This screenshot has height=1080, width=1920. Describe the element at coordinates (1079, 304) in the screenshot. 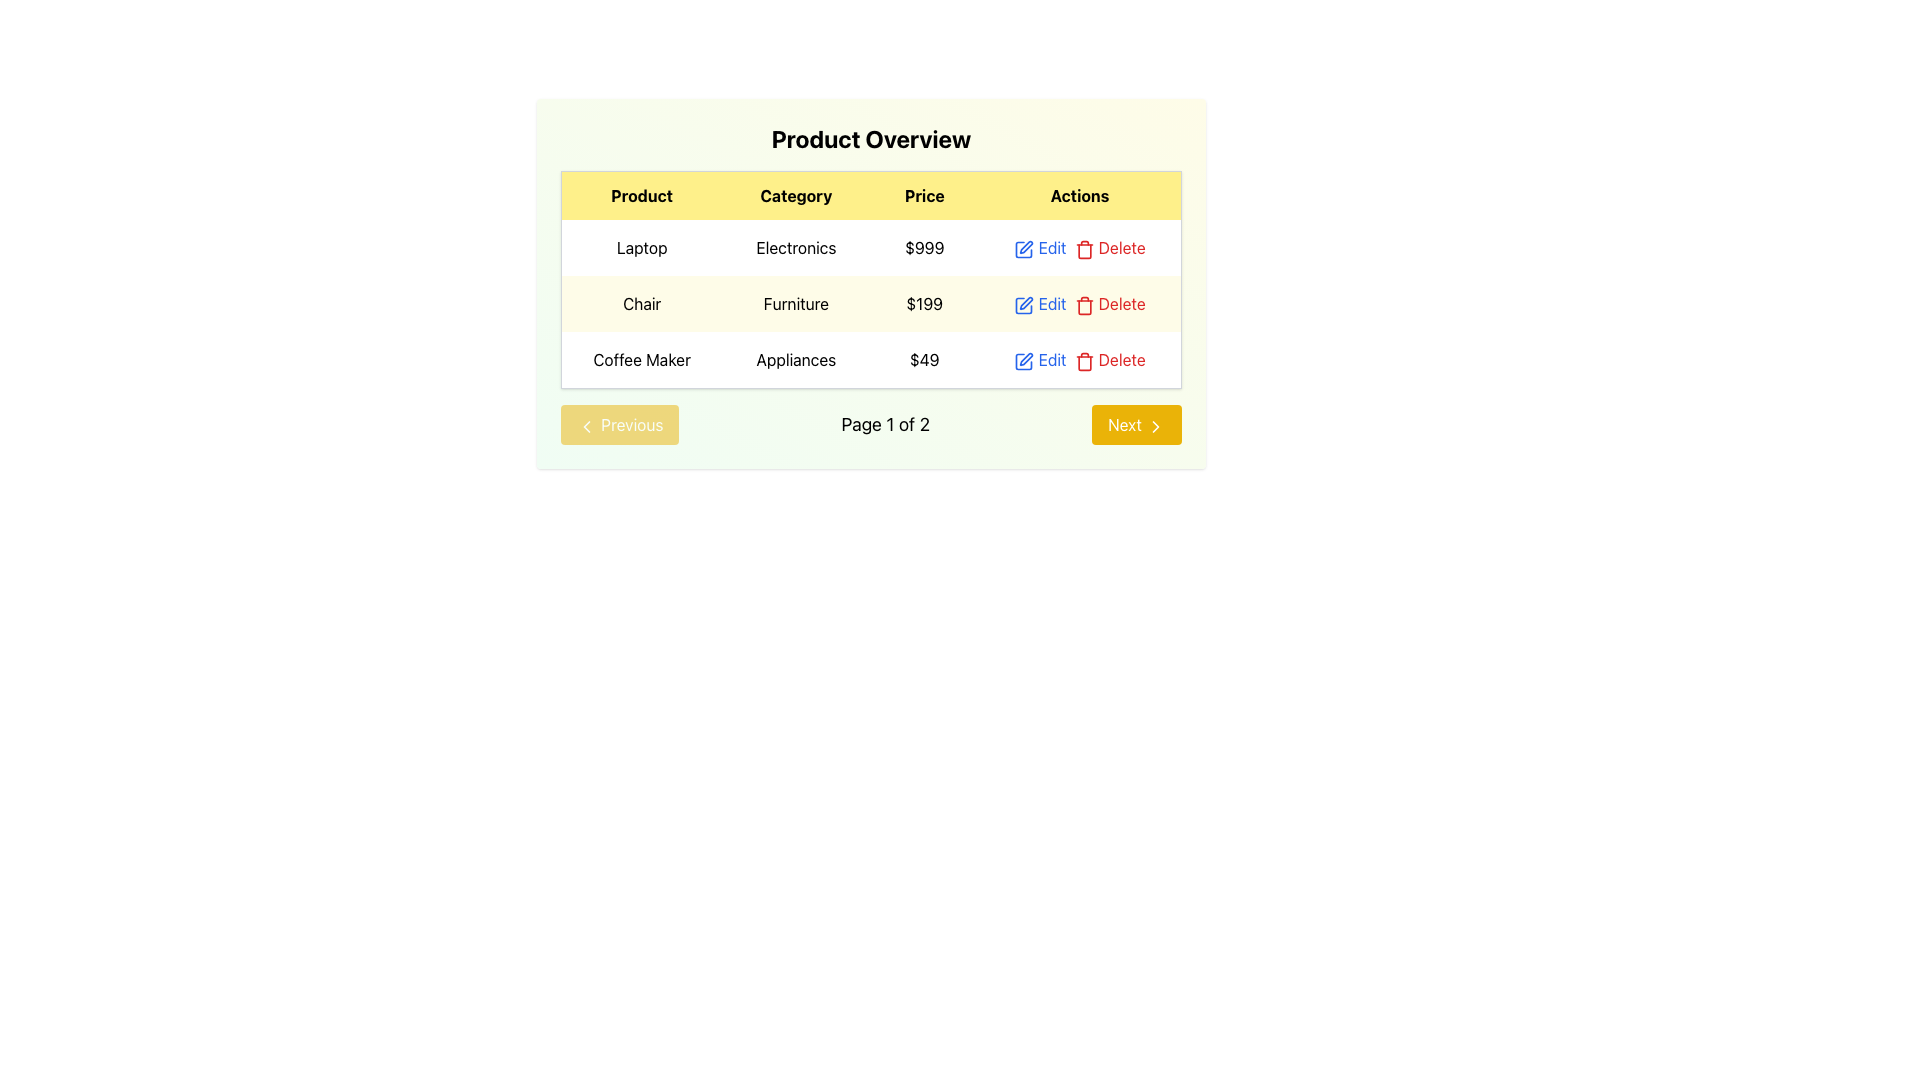

I see `the red 'Delete' button, which is part of a composite UI element containing 'Edit' and 'Delete' buttons, to trigger the hover effect` at that location.